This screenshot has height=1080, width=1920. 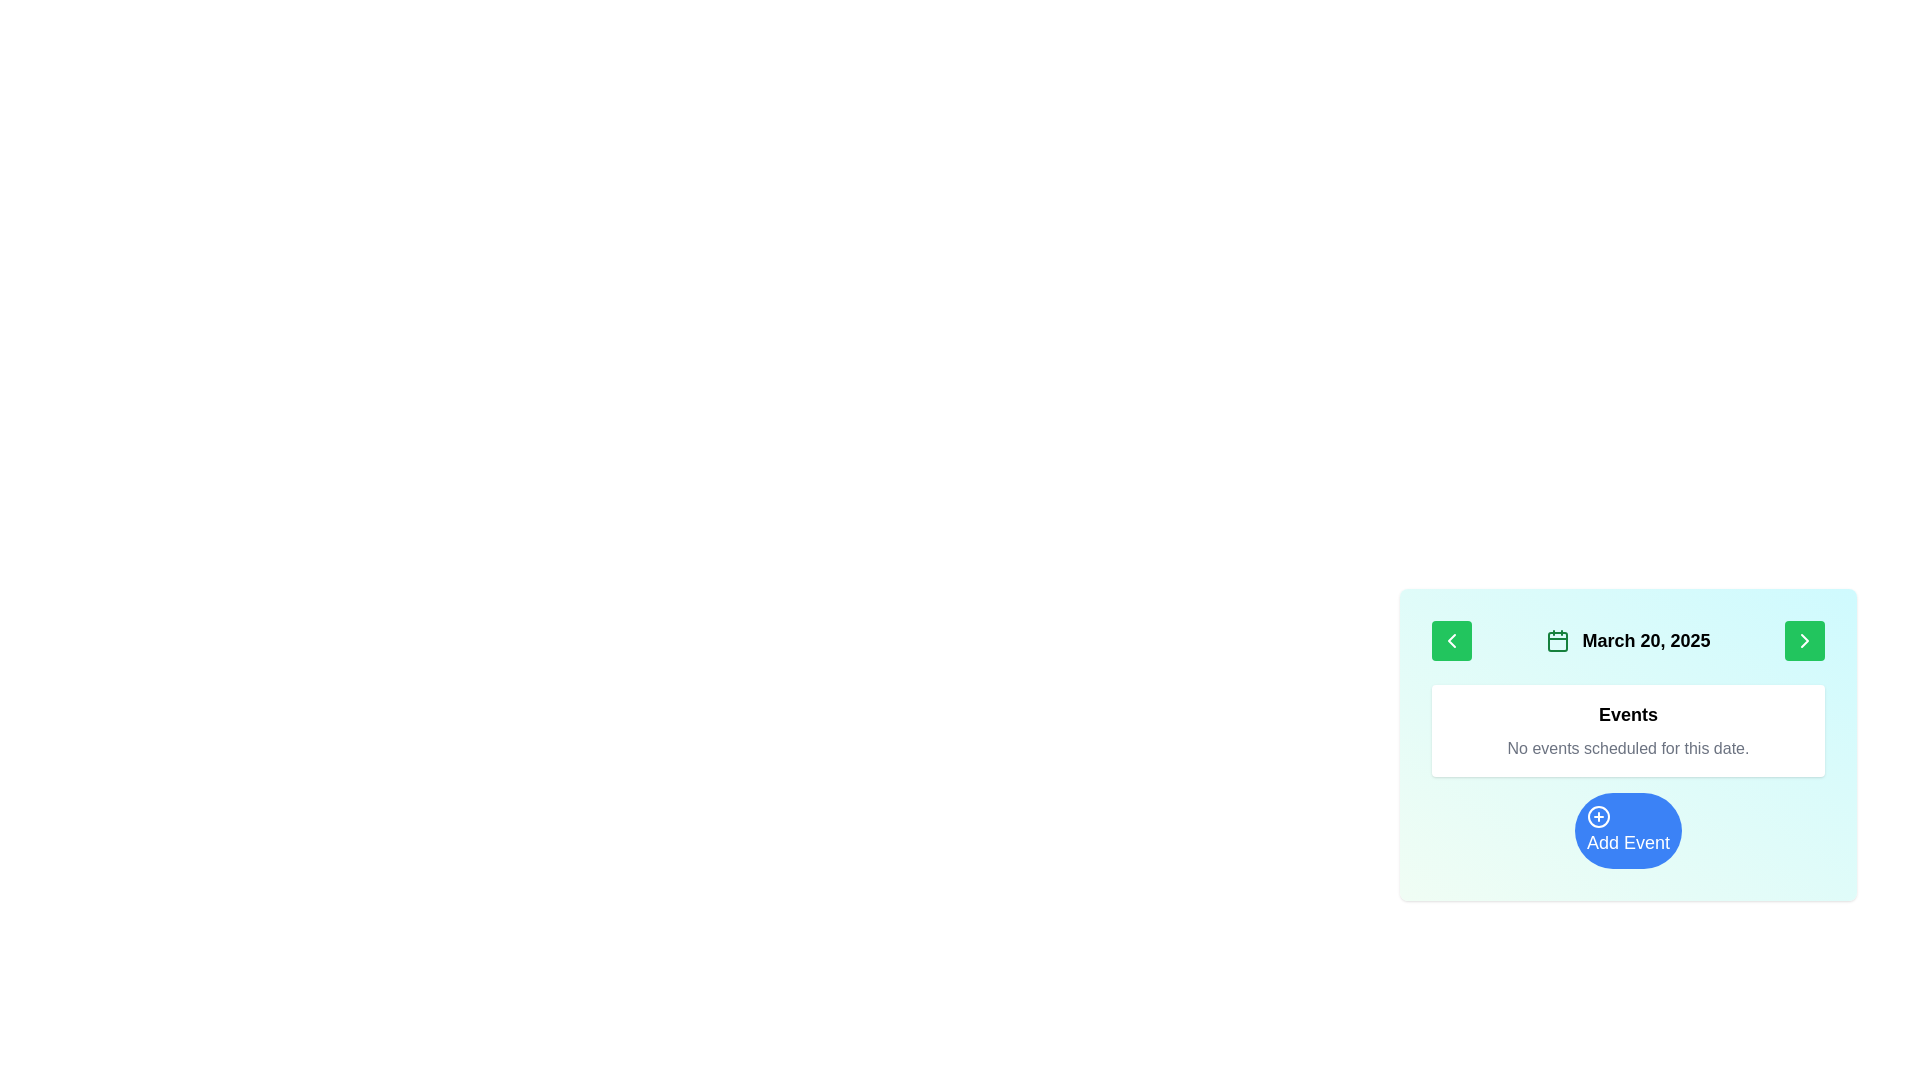 I want to click on the small circular icon with a plus sign inside, which is visually centered on the larger blue 'Add Event' button, so click(x=1597, y=817).